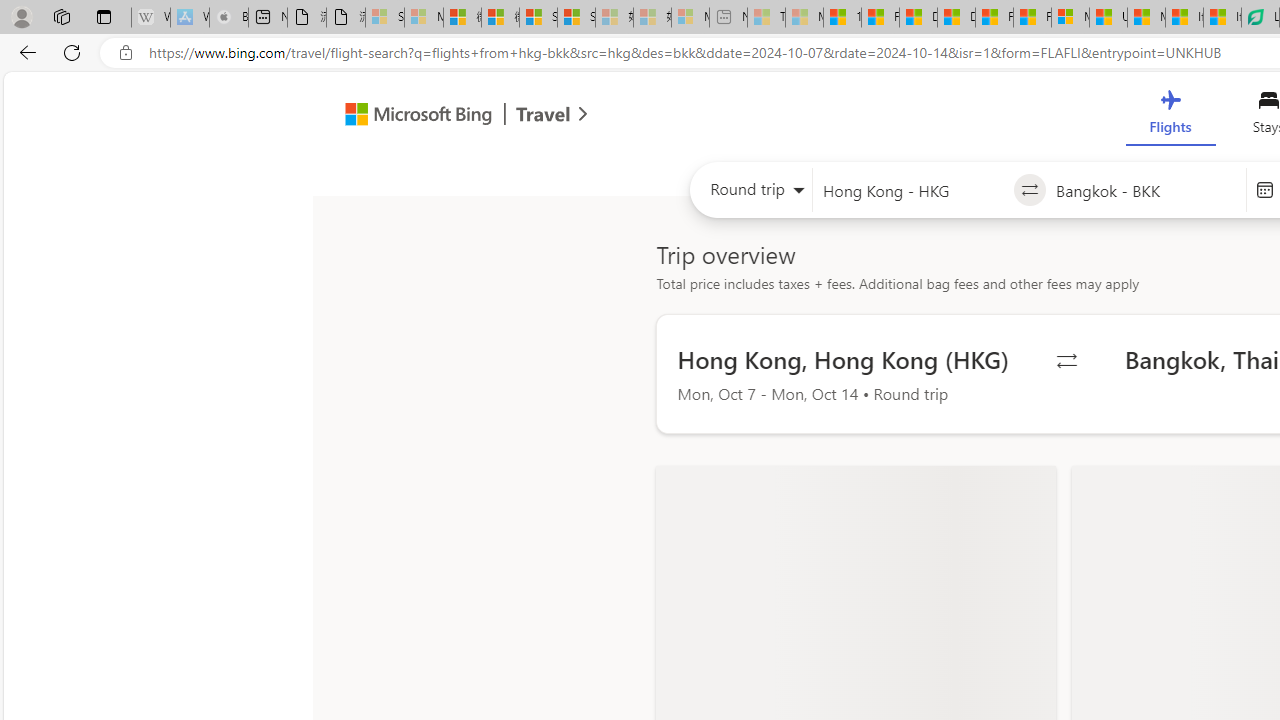  I want to click on 'Marine life - MSN - Sleeping', so click(804, 17).